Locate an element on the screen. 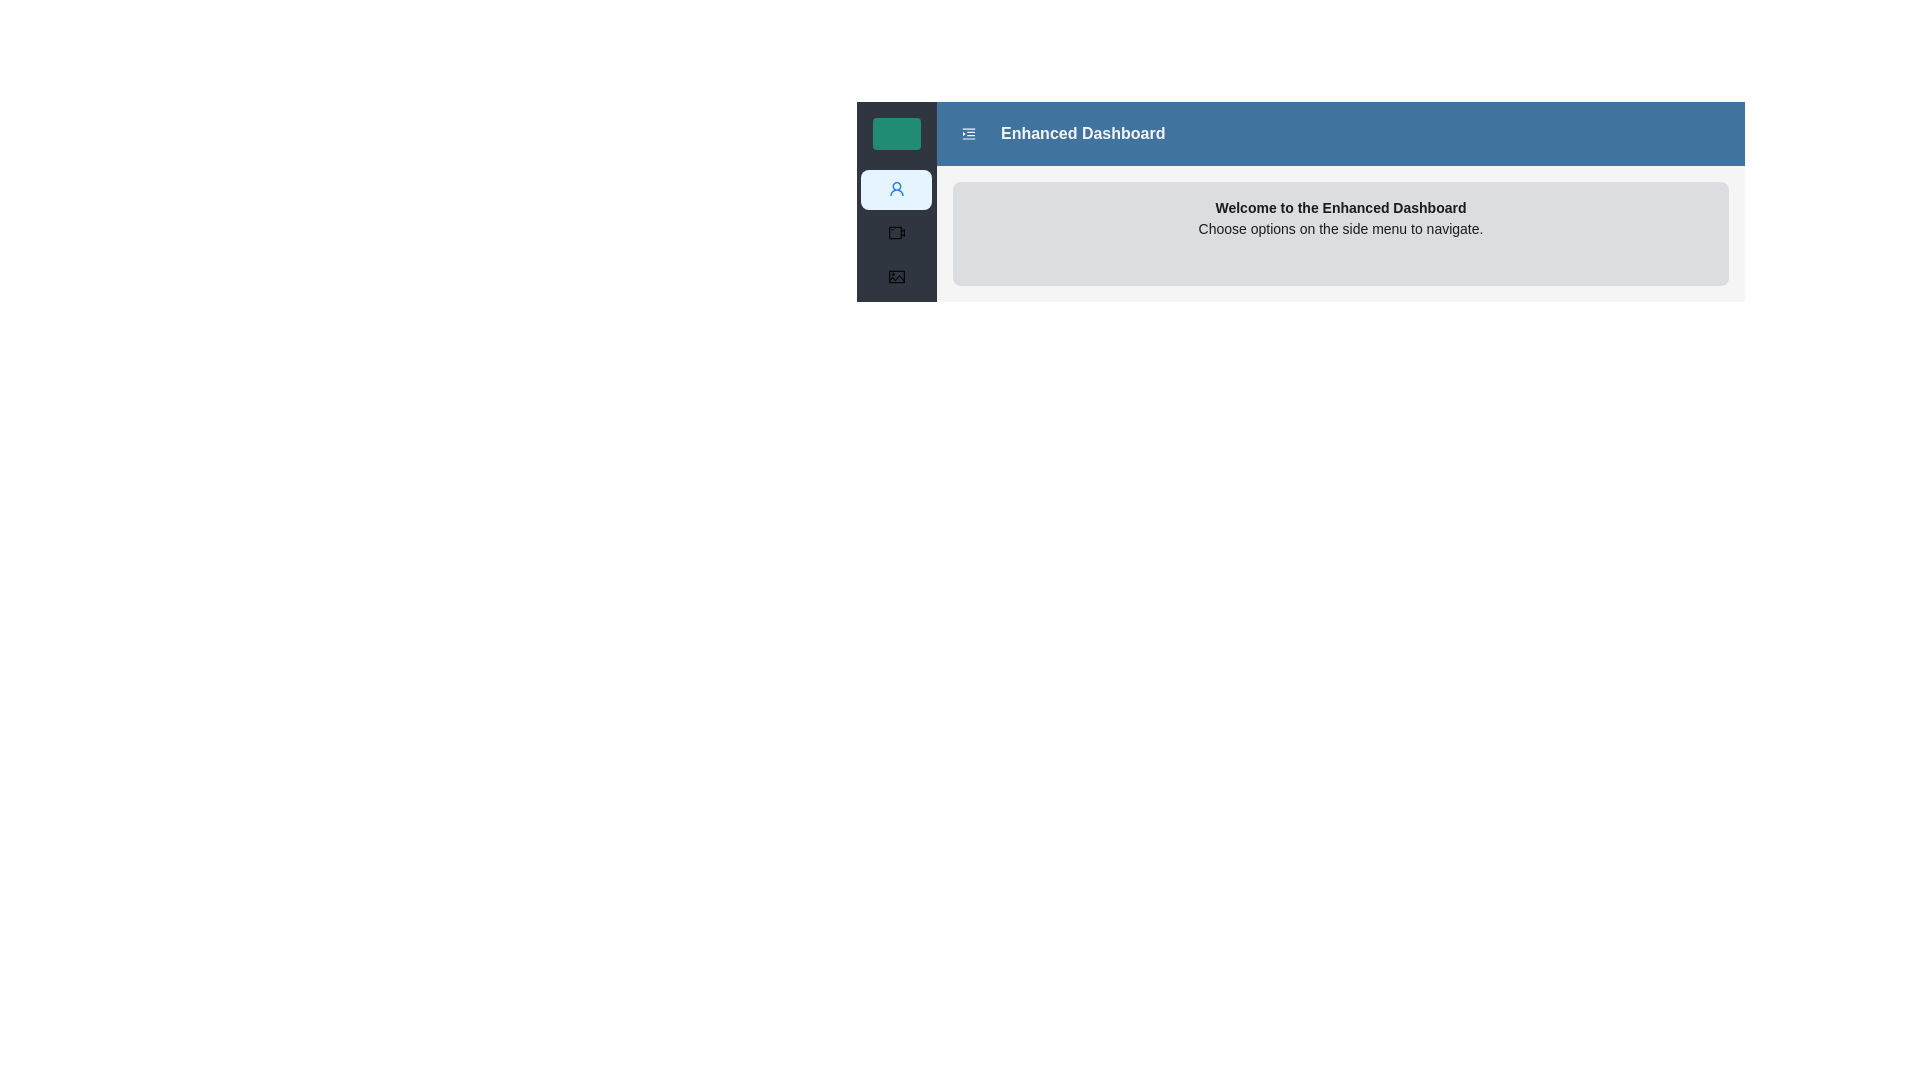  the second menu item in the vertical left-aligned sidebar menu is located at coordinates (895, 233).